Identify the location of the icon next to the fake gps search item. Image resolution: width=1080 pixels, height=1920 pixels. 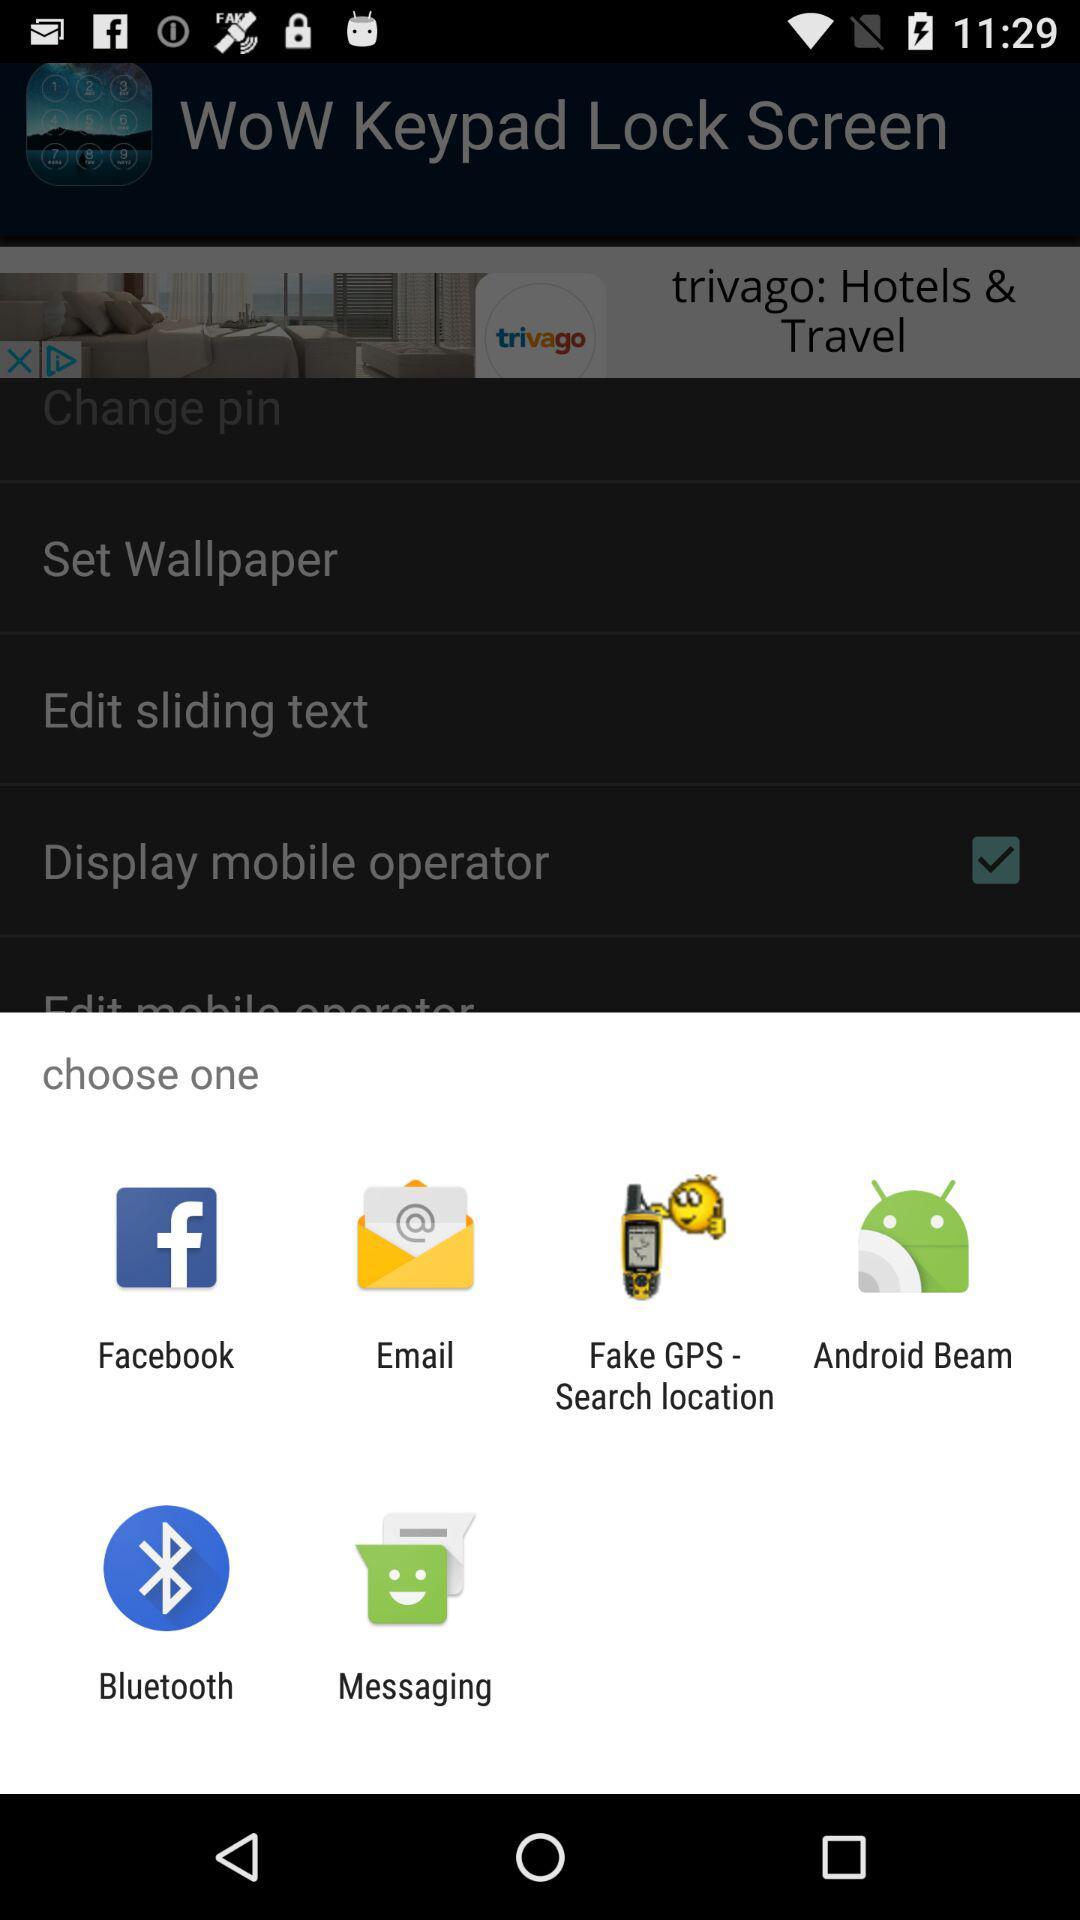
(913, 1374).